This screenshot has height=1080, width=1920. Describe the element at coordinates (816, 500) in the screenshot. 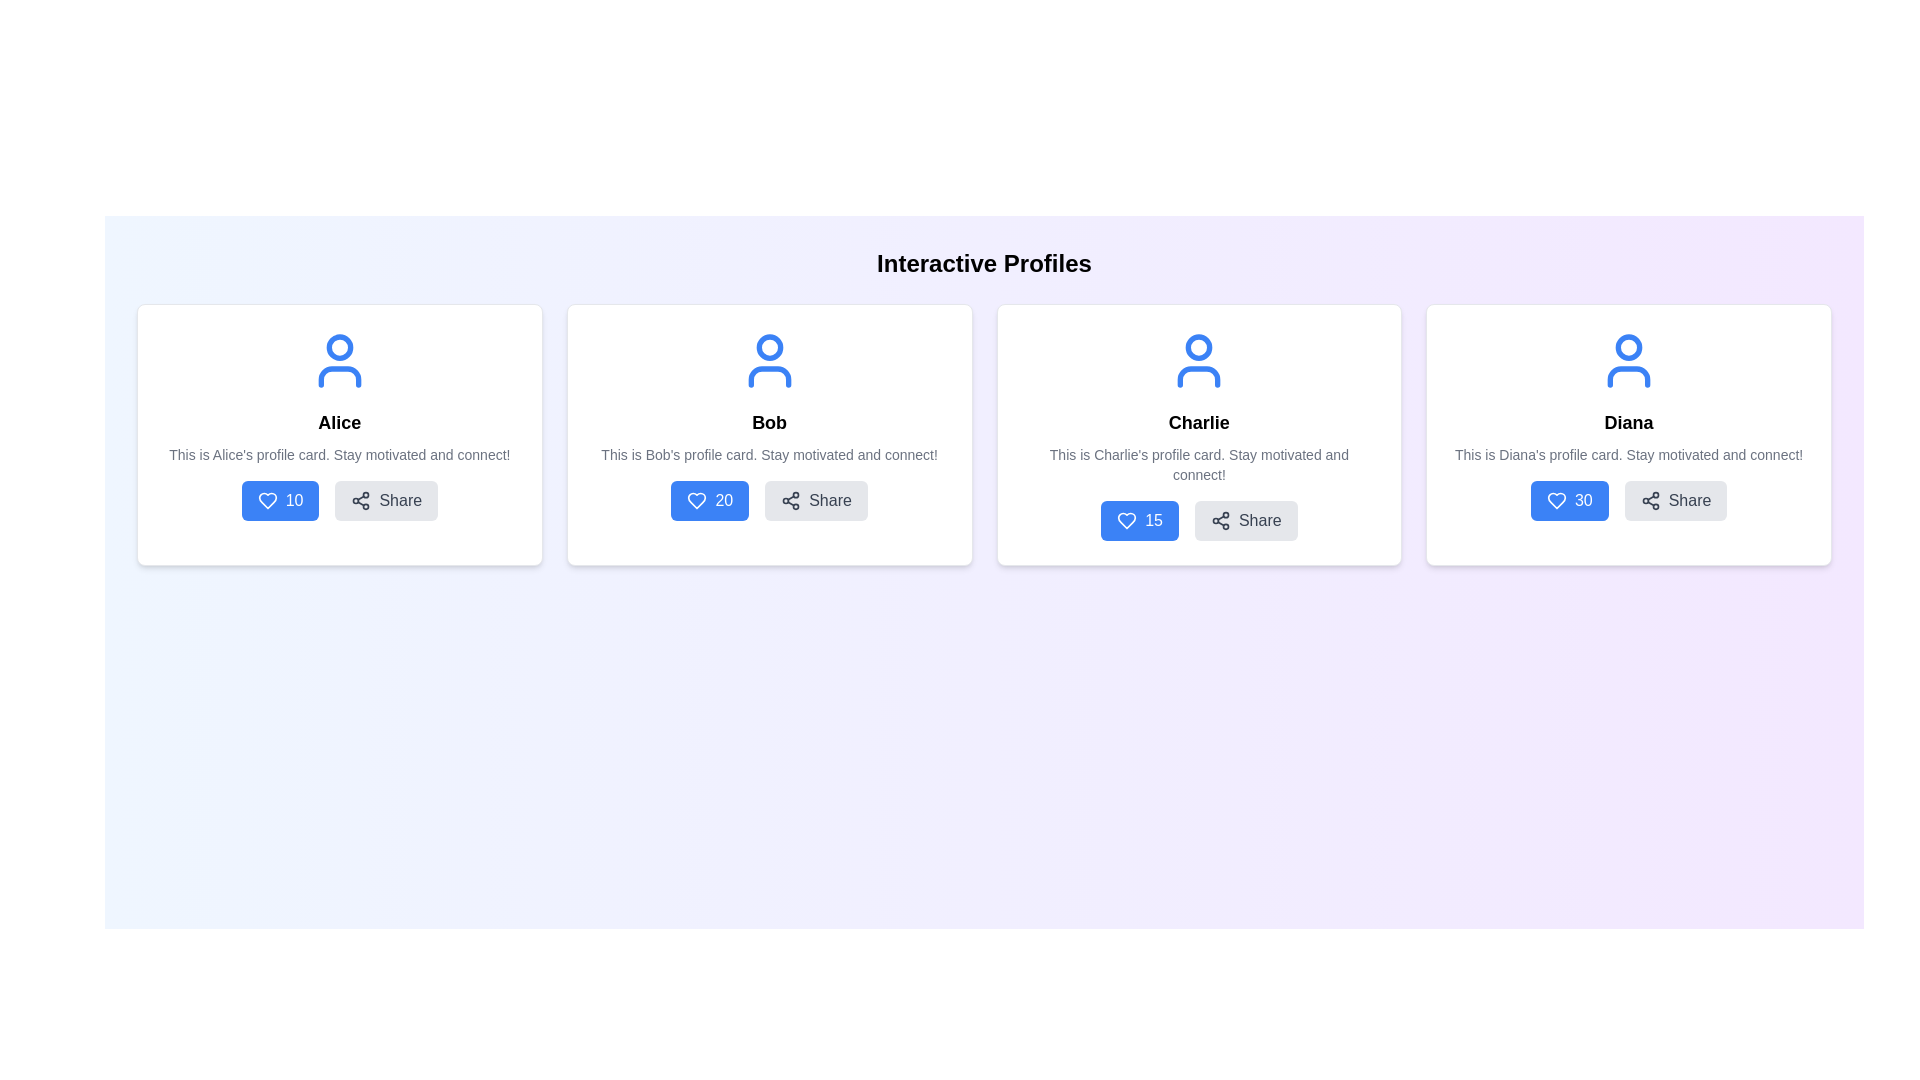

I see `the second interactive button in the profile card titled 'Bob'` at that location.